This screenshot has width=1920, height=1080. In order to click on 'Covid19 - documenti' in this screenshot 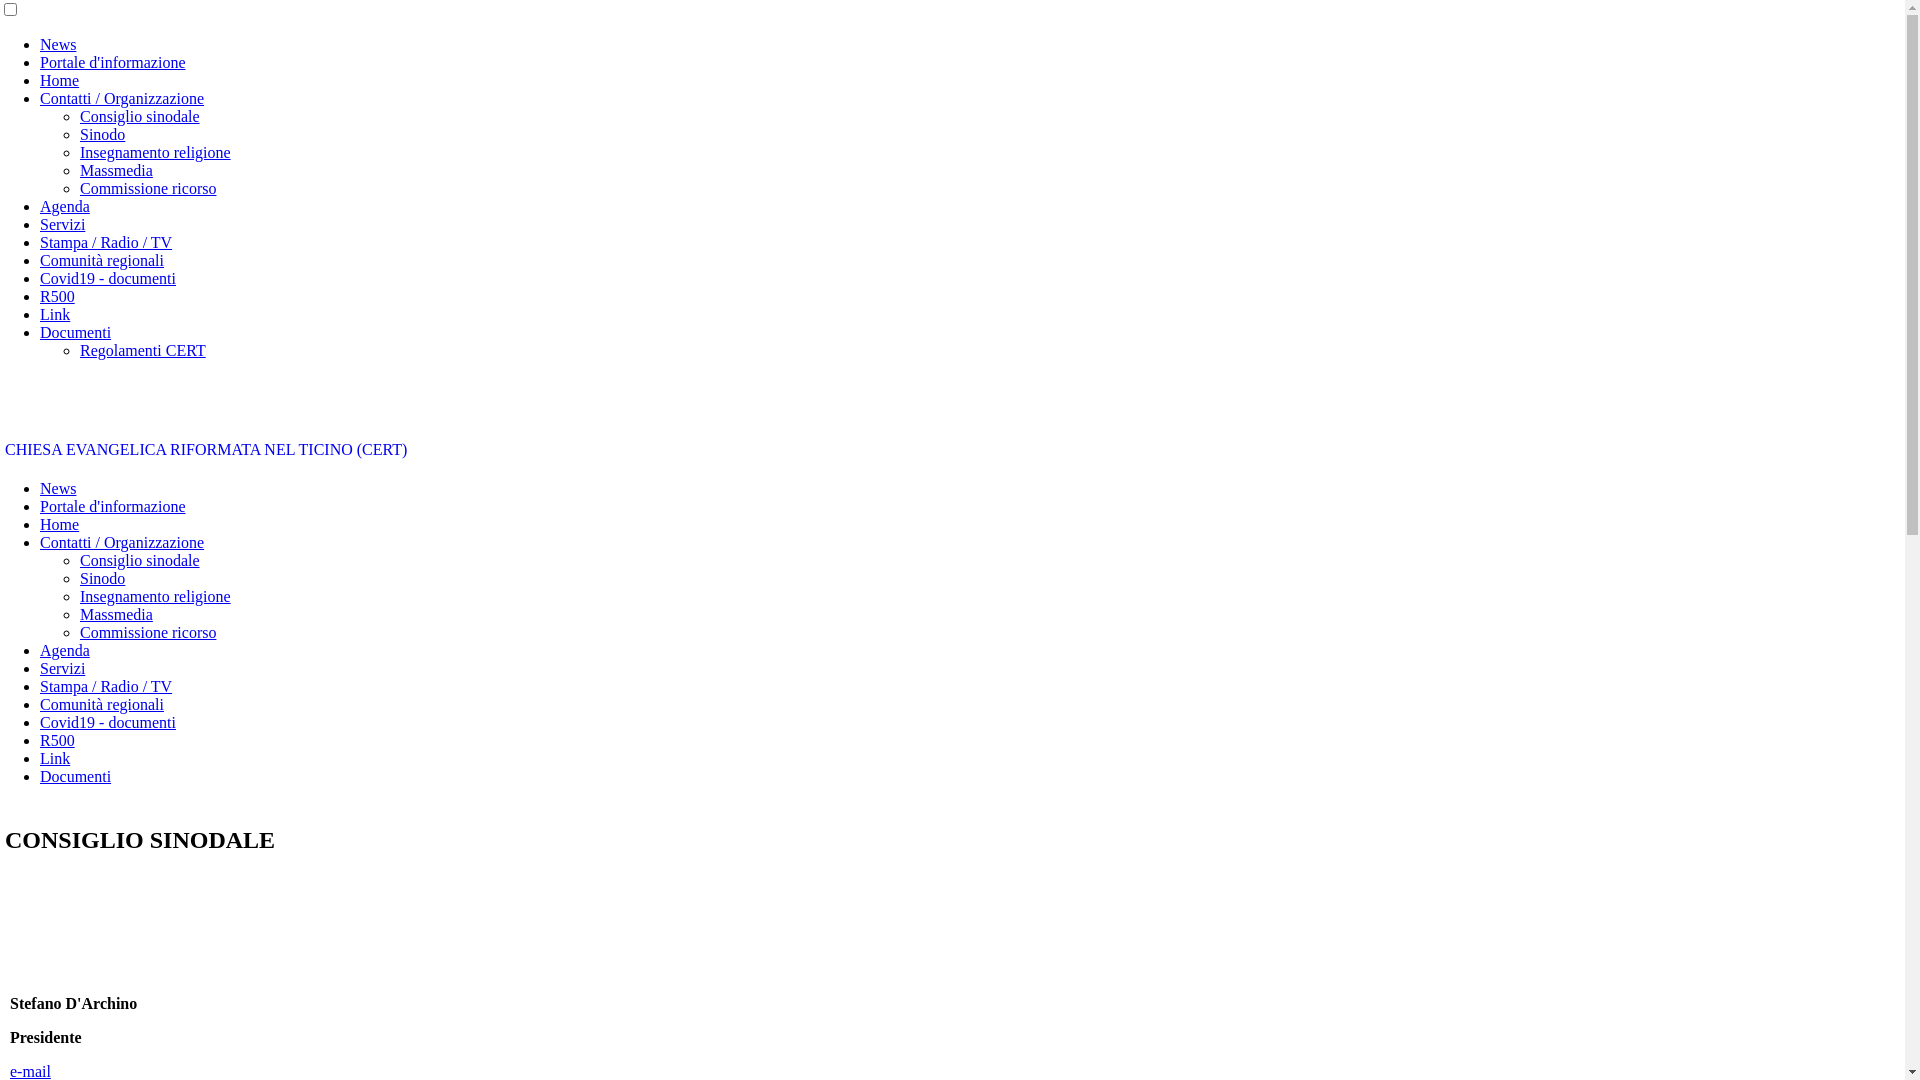, I will do `click(106, 722)`.